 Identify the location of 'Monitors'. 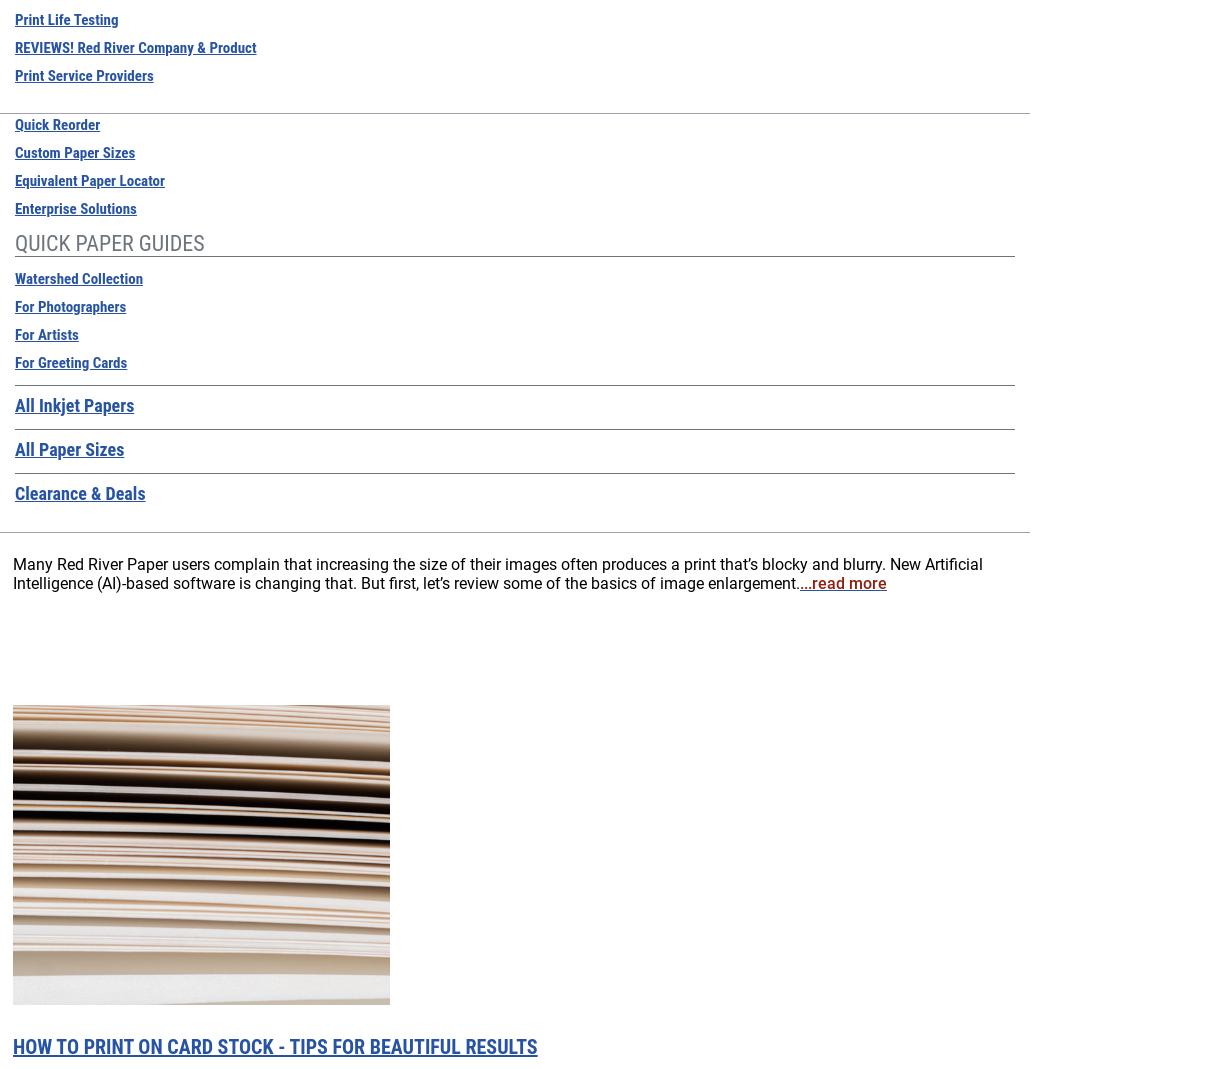
(92, 47).